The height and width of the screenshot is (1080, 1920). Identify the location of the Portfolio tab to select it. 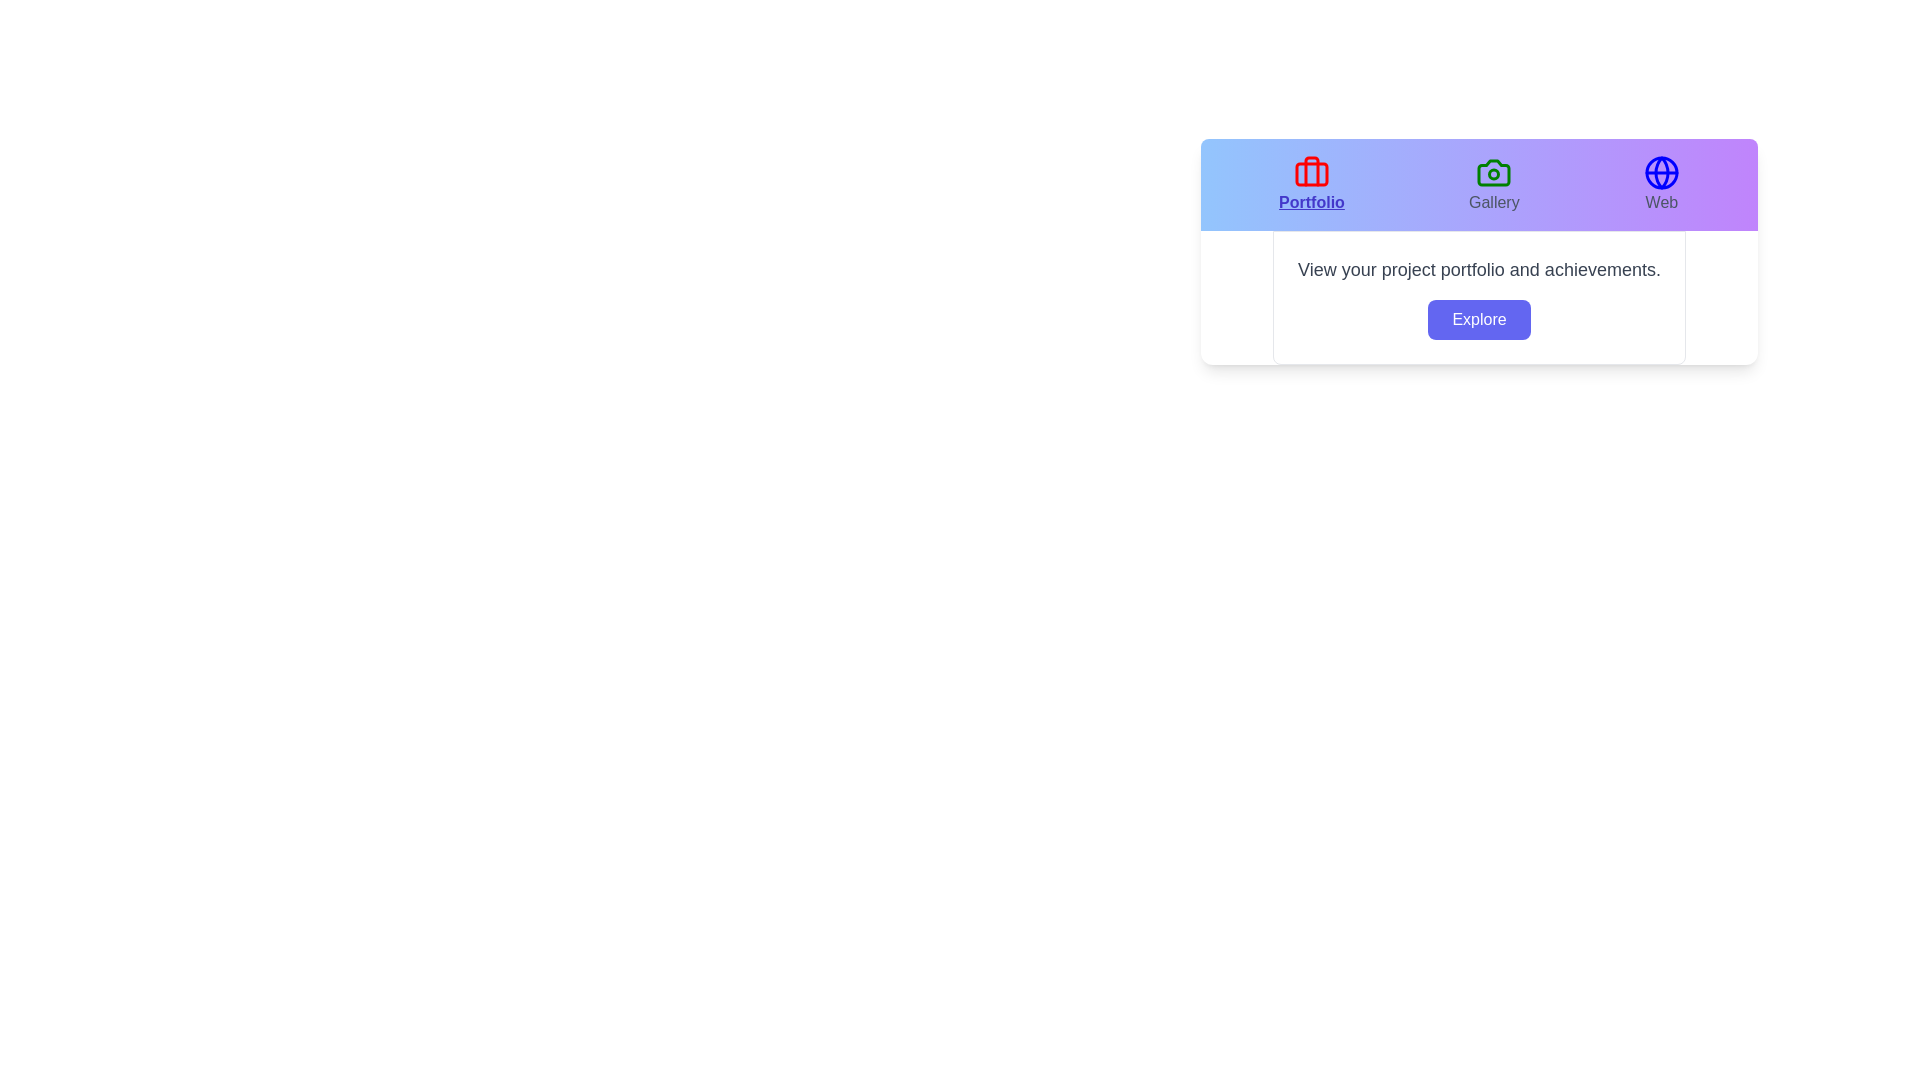
(1311, 185).